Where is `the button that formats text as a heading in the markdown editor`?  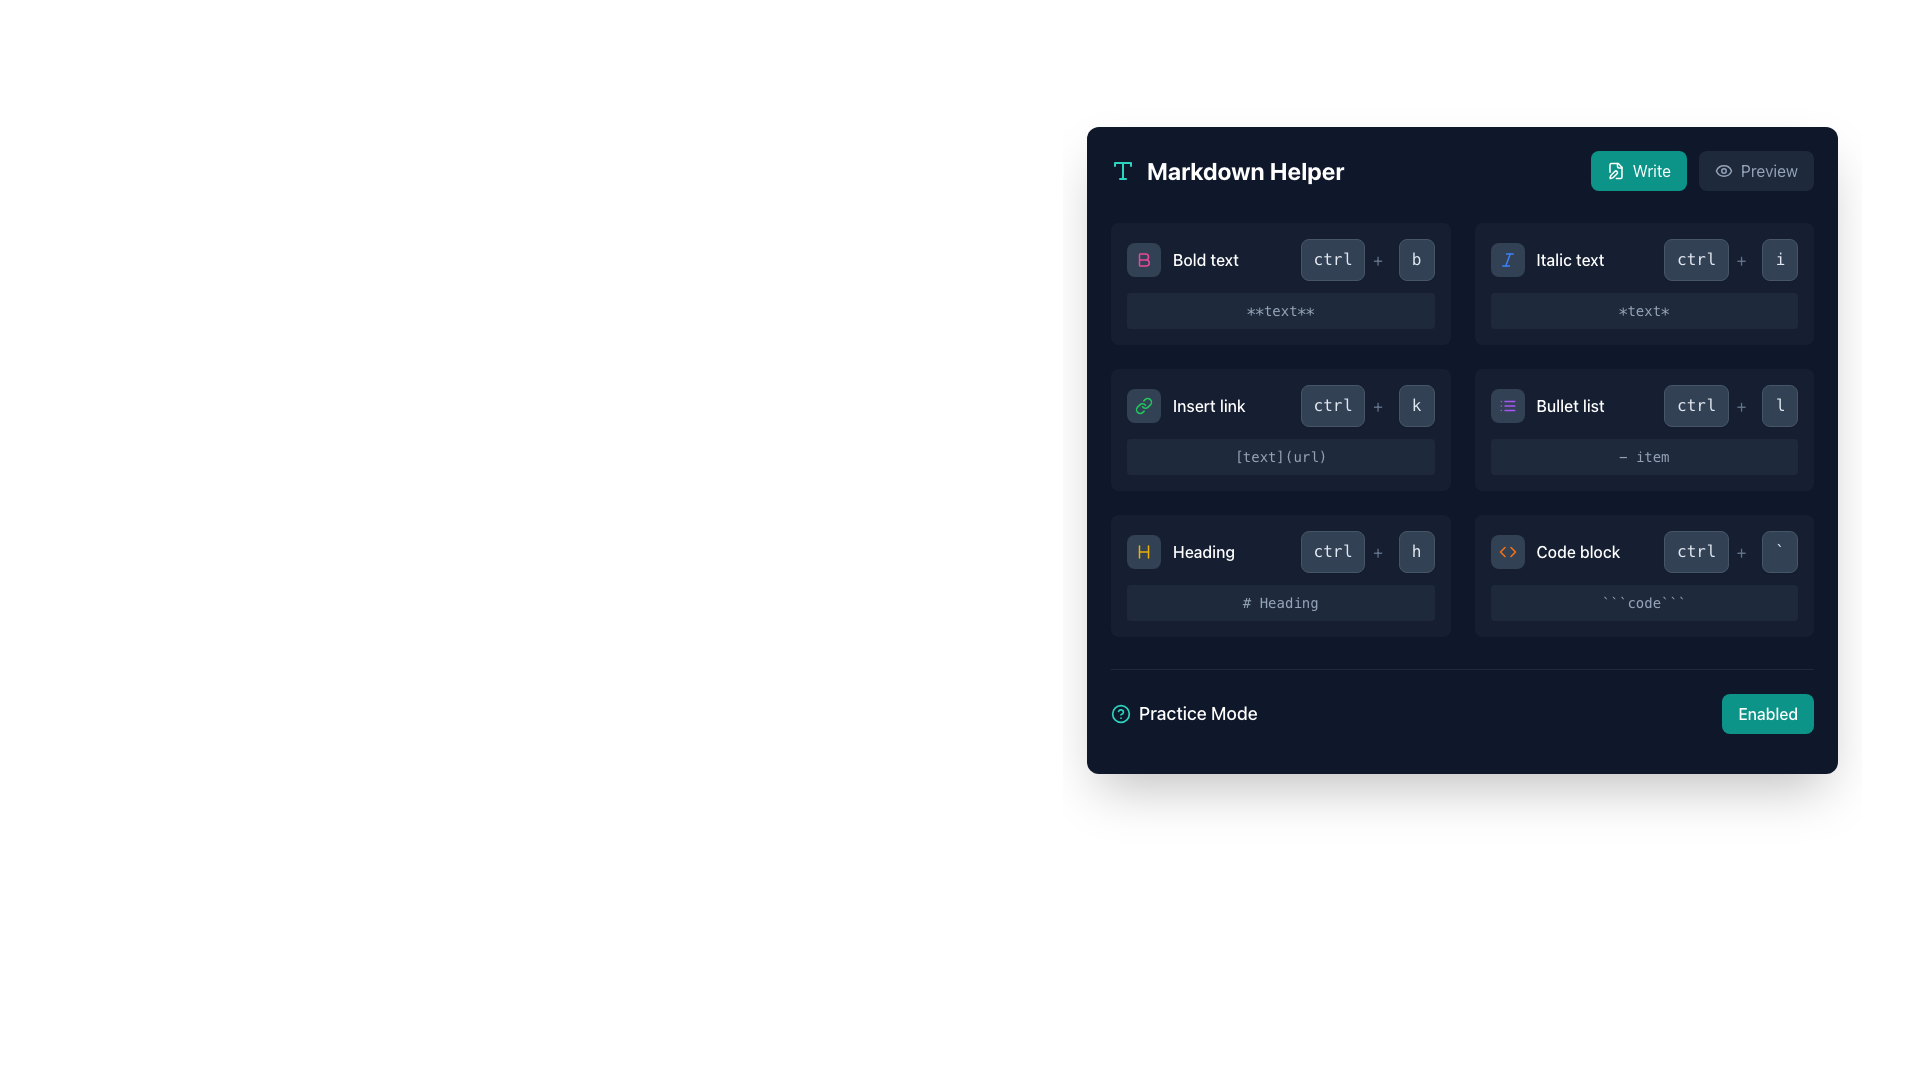 the button that formats text as a heading in the markdown editor is located at coordinates (1180, 551).